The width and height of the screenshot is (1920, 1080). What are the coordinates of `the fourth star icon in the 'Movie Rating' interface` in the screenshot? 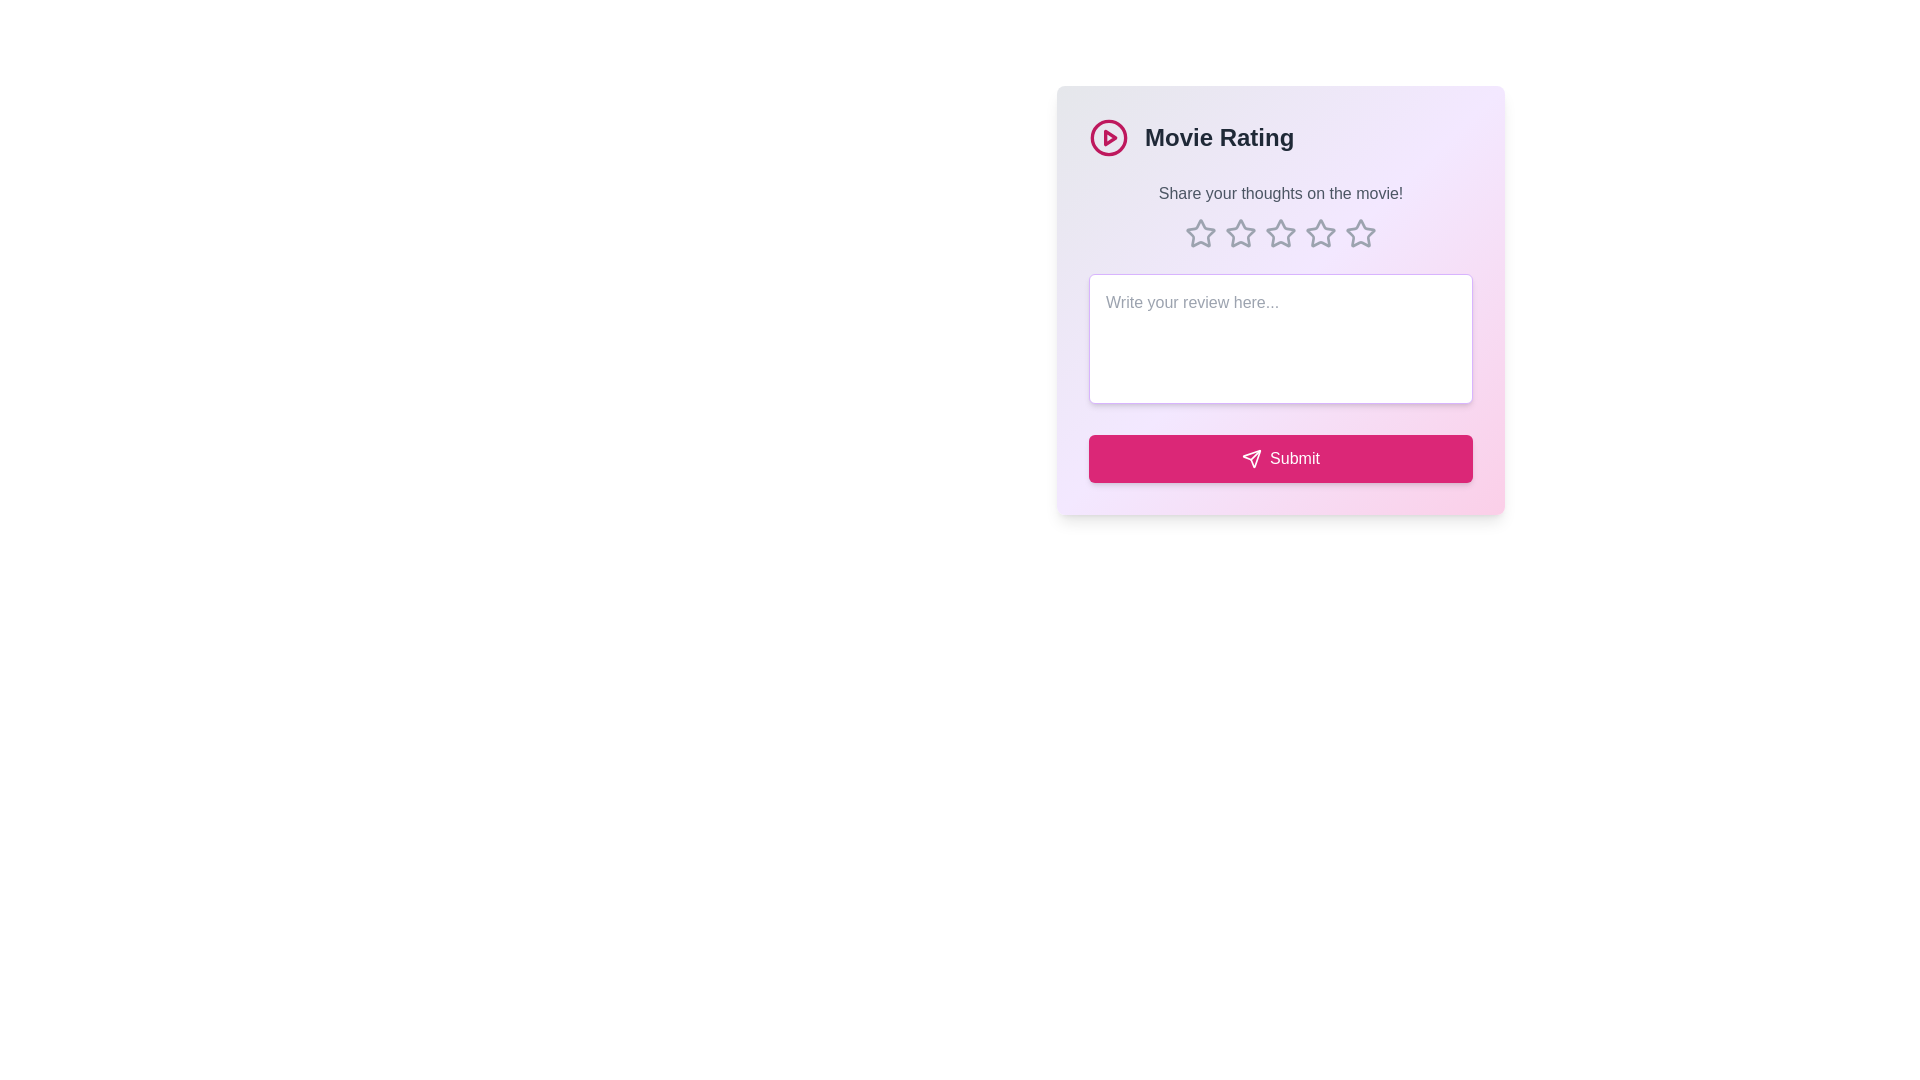 It's located at (1320, 233).